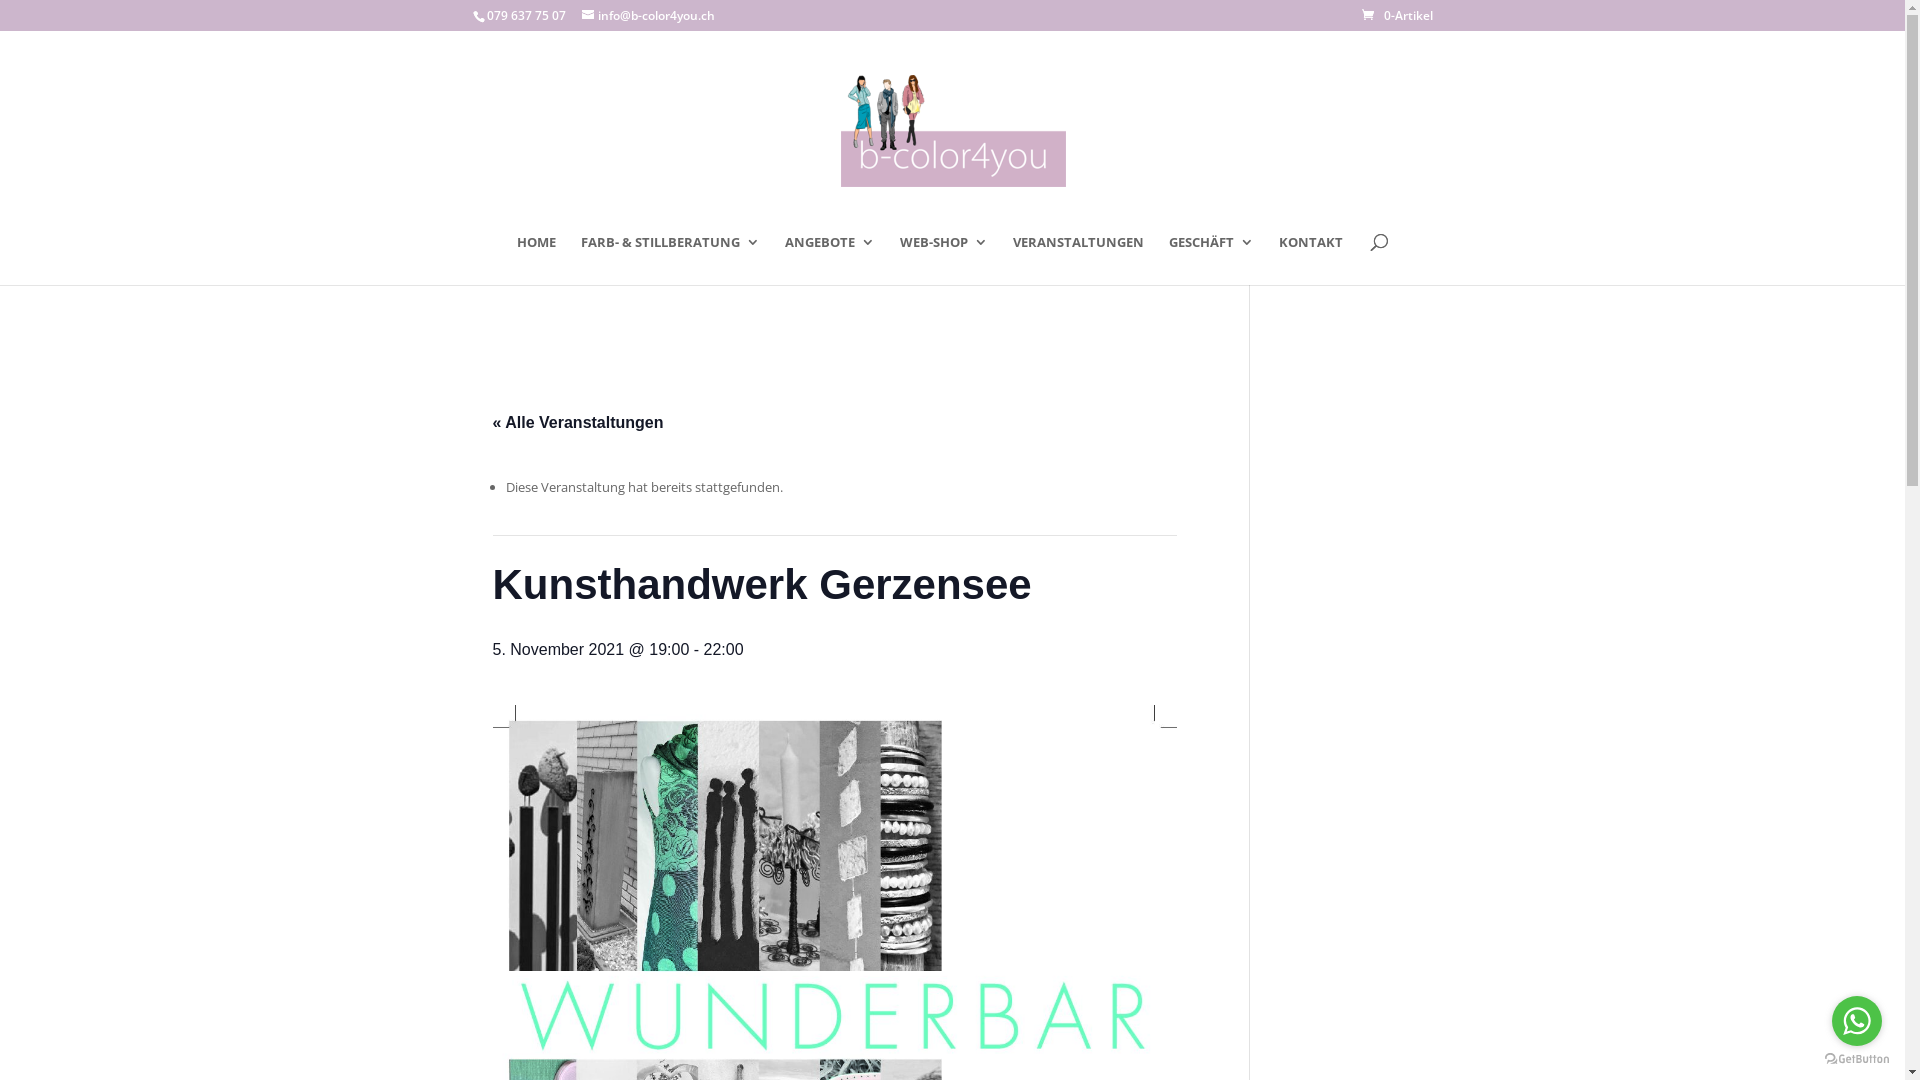 The height and width of the screenshot is (1080, 1920). Describe the element at coordinates (830, 258) in the screenshot. I see `'ANGEBOTE'` at that location.